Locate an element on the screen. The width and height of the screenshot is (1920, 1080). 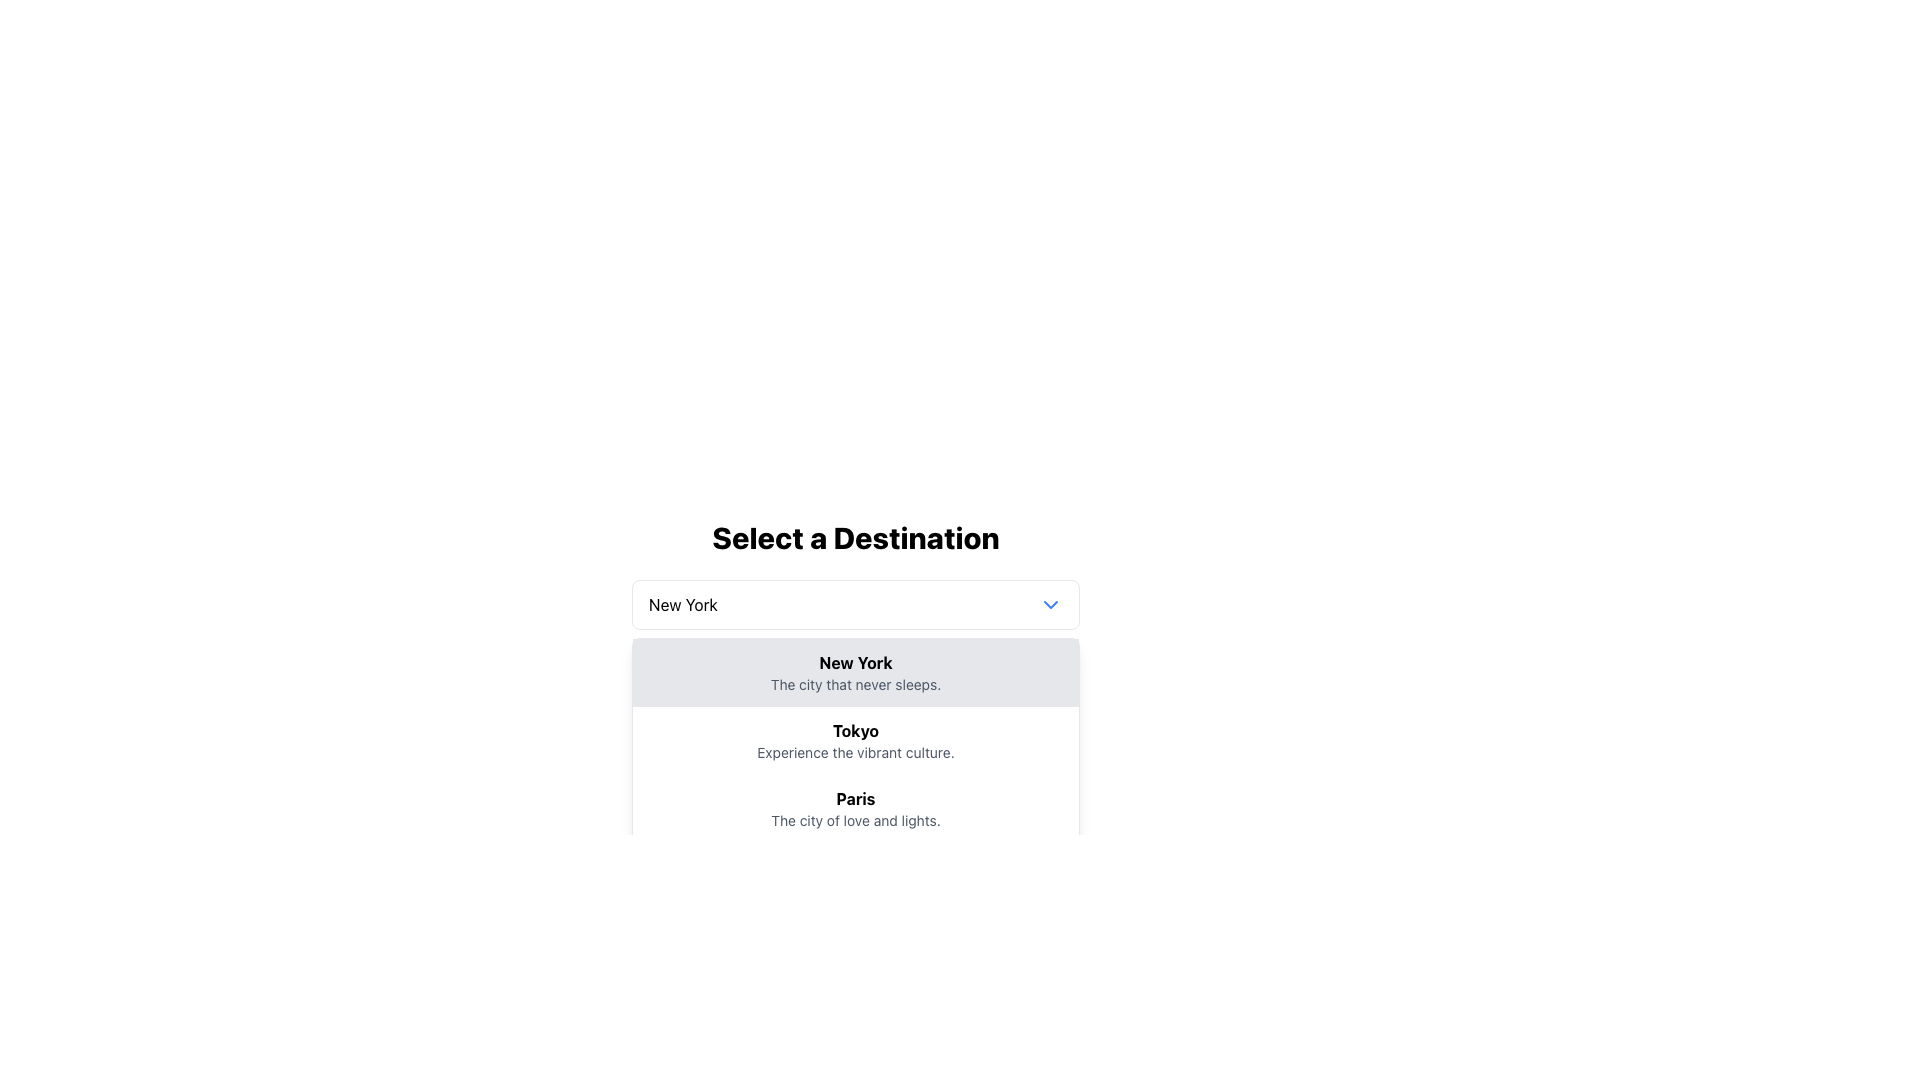
supplementary information displayed under the title 'New York' in the dropdown menu, which provides additional context for the selected item is located at coordinates (855, 681).